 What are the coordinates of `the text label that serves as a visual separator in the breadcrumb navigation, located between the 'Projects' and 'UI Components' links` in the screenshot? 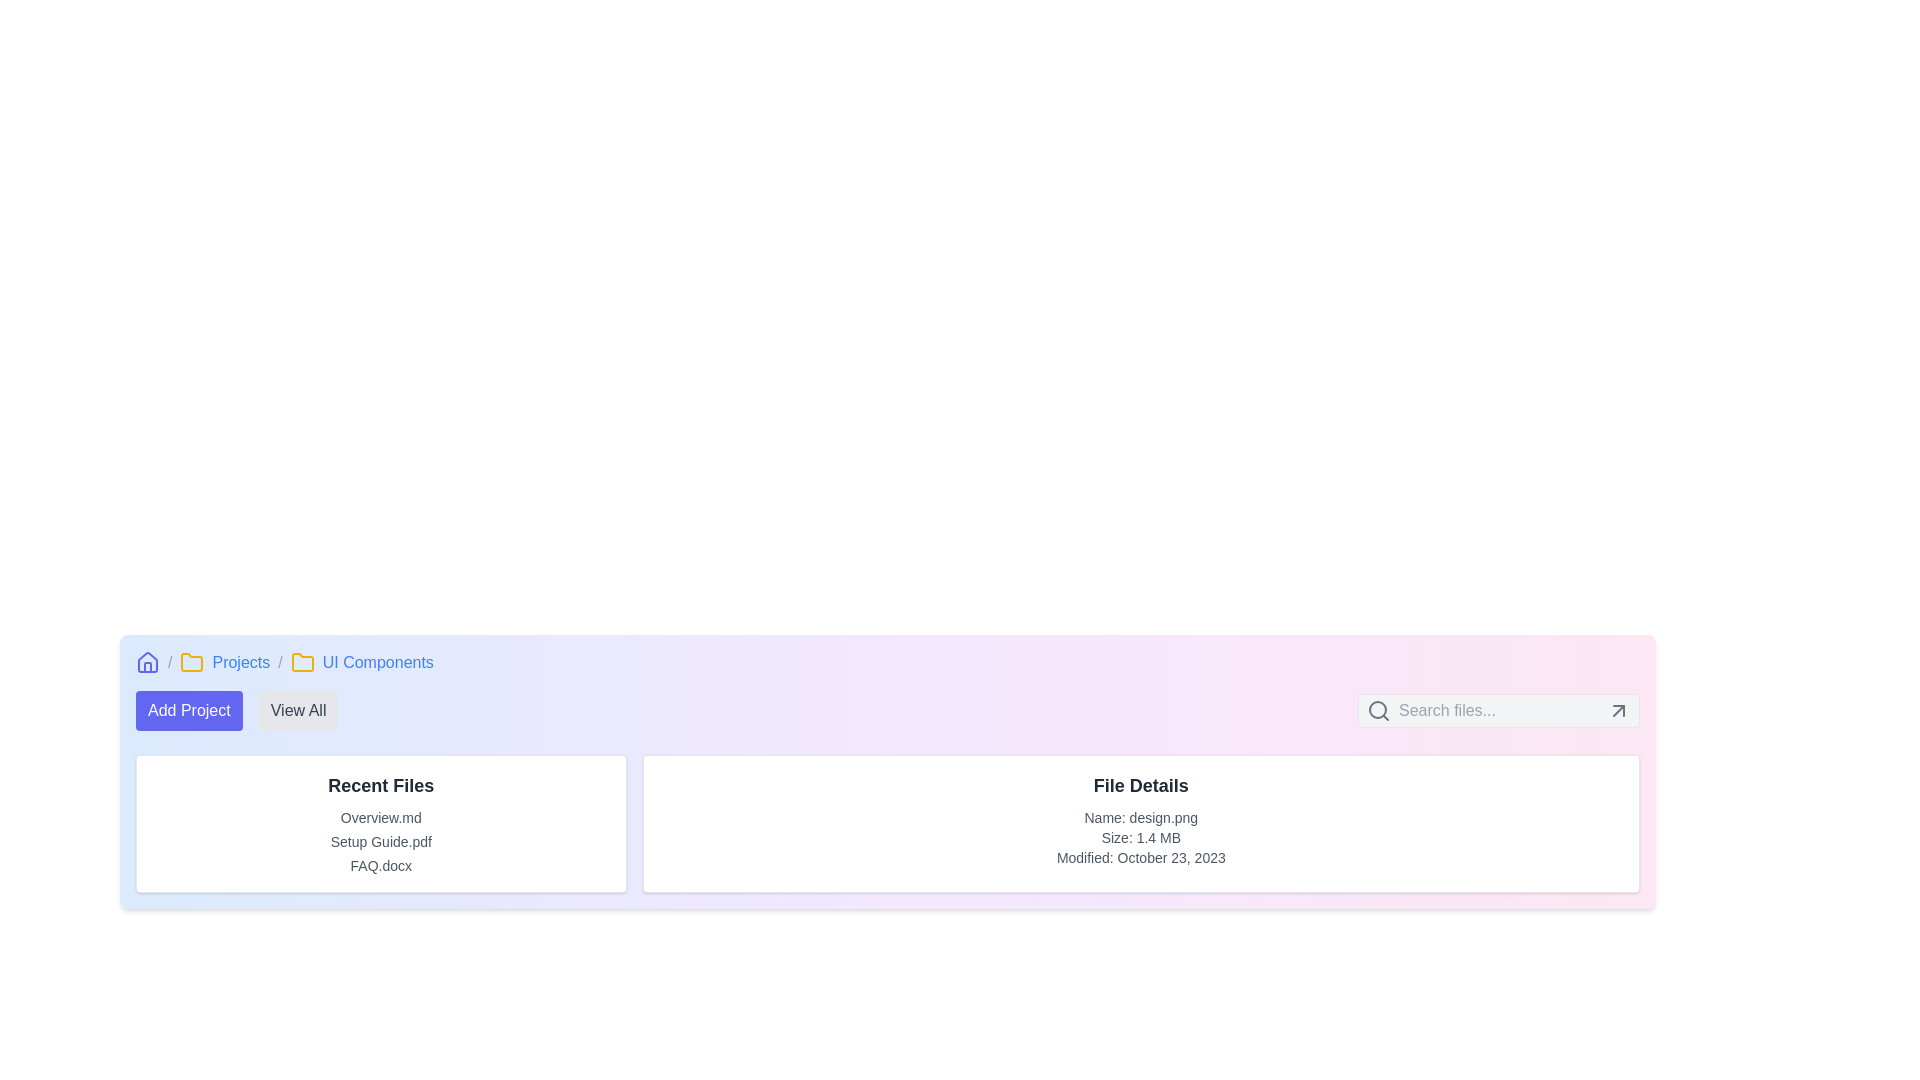 It's located at (279, 663).